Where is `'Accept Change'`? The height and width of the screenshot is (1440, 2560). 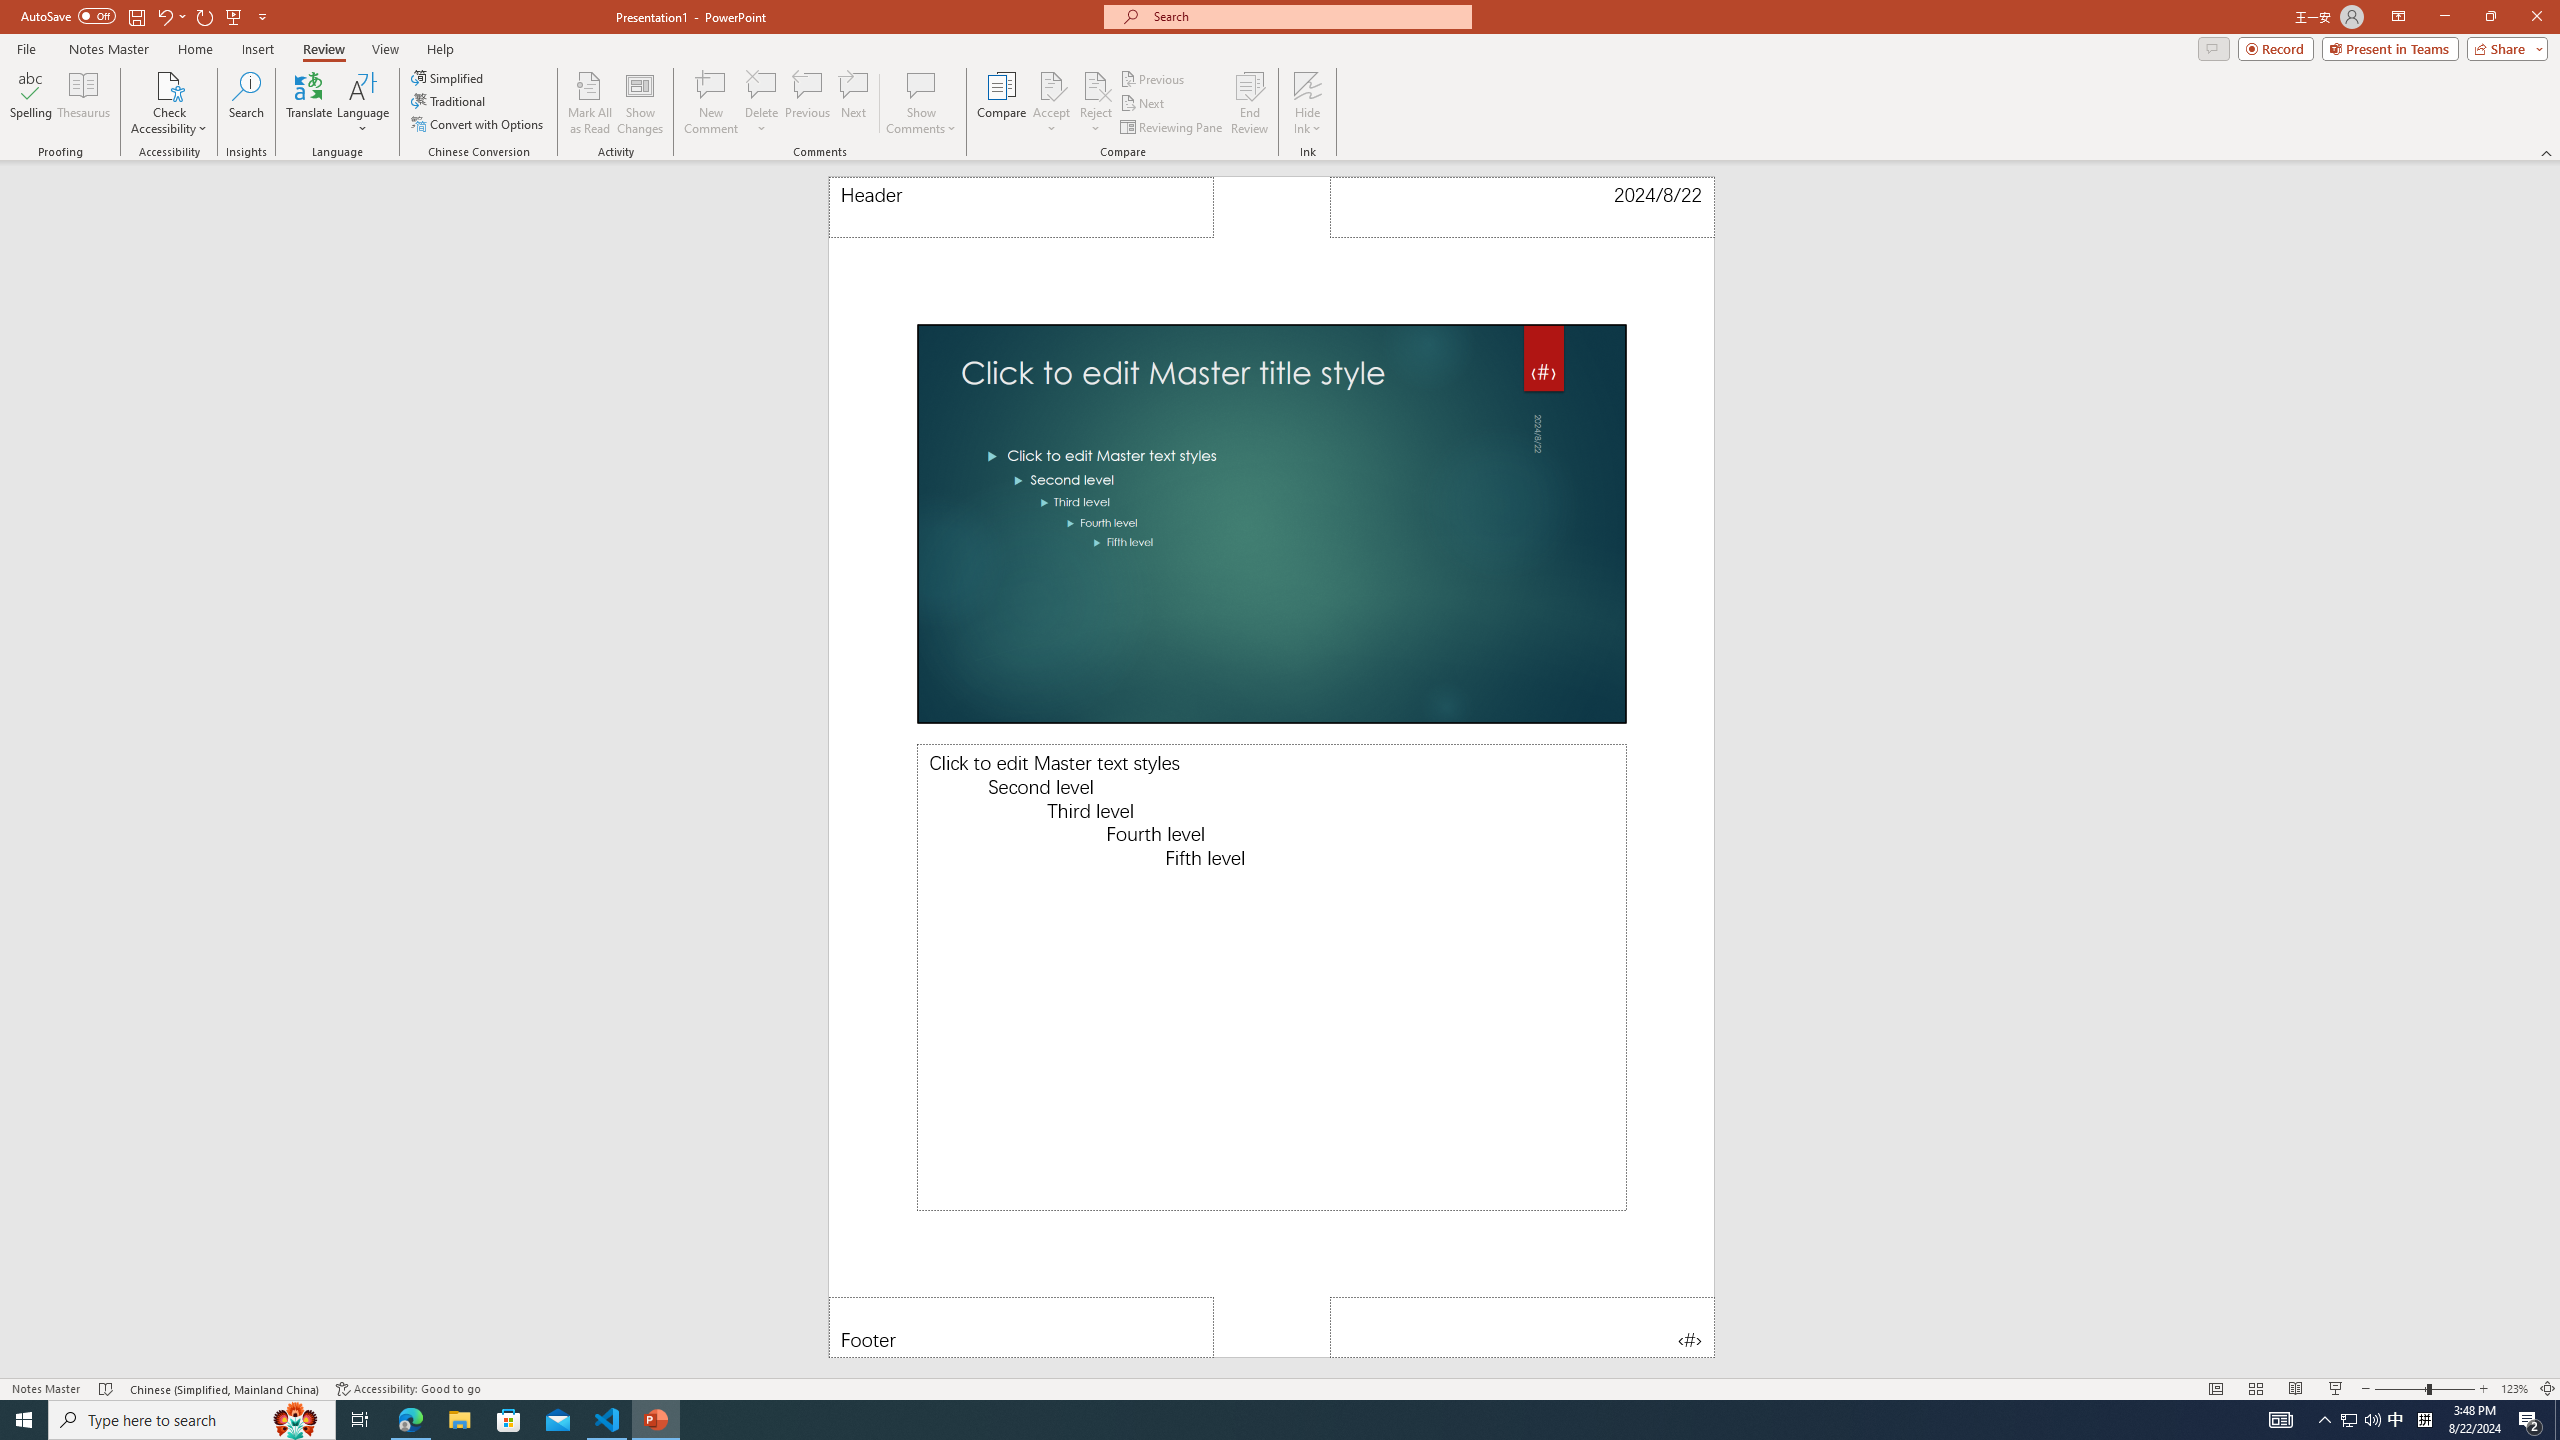
'Accept Change' is located at coordinates (1051, 84).